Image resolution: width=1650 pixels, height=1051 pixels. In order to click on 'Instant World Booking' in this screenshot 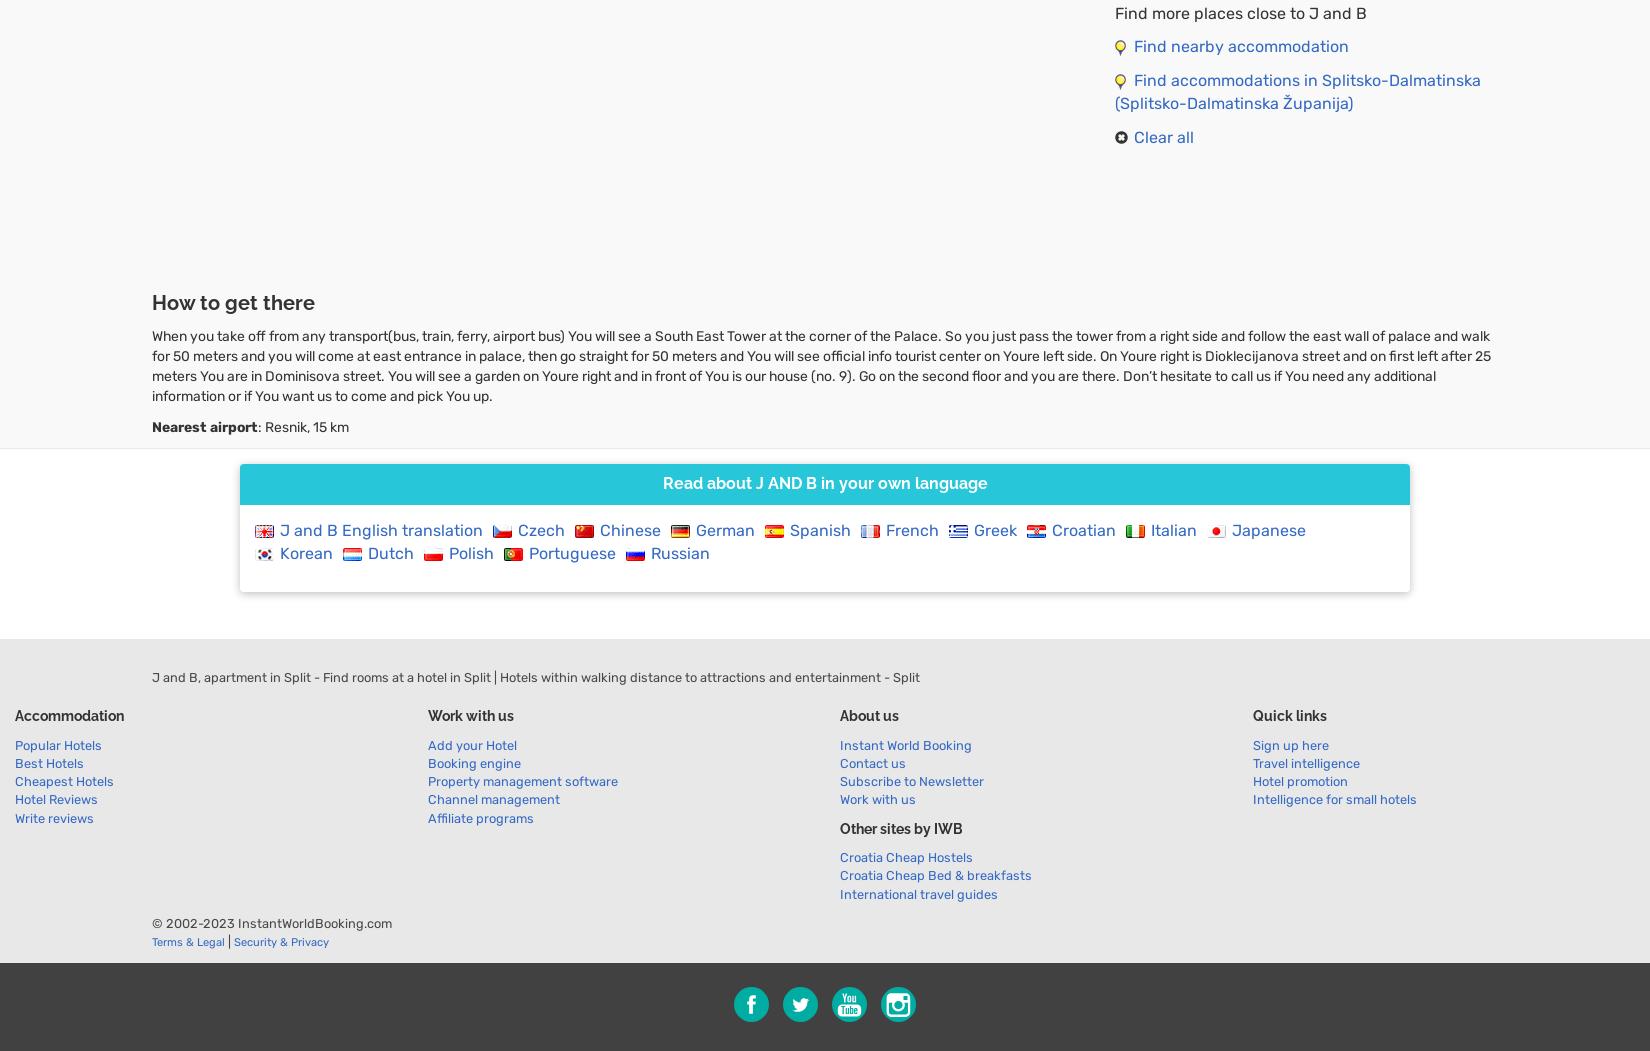, I will do `click(906, 744)`.